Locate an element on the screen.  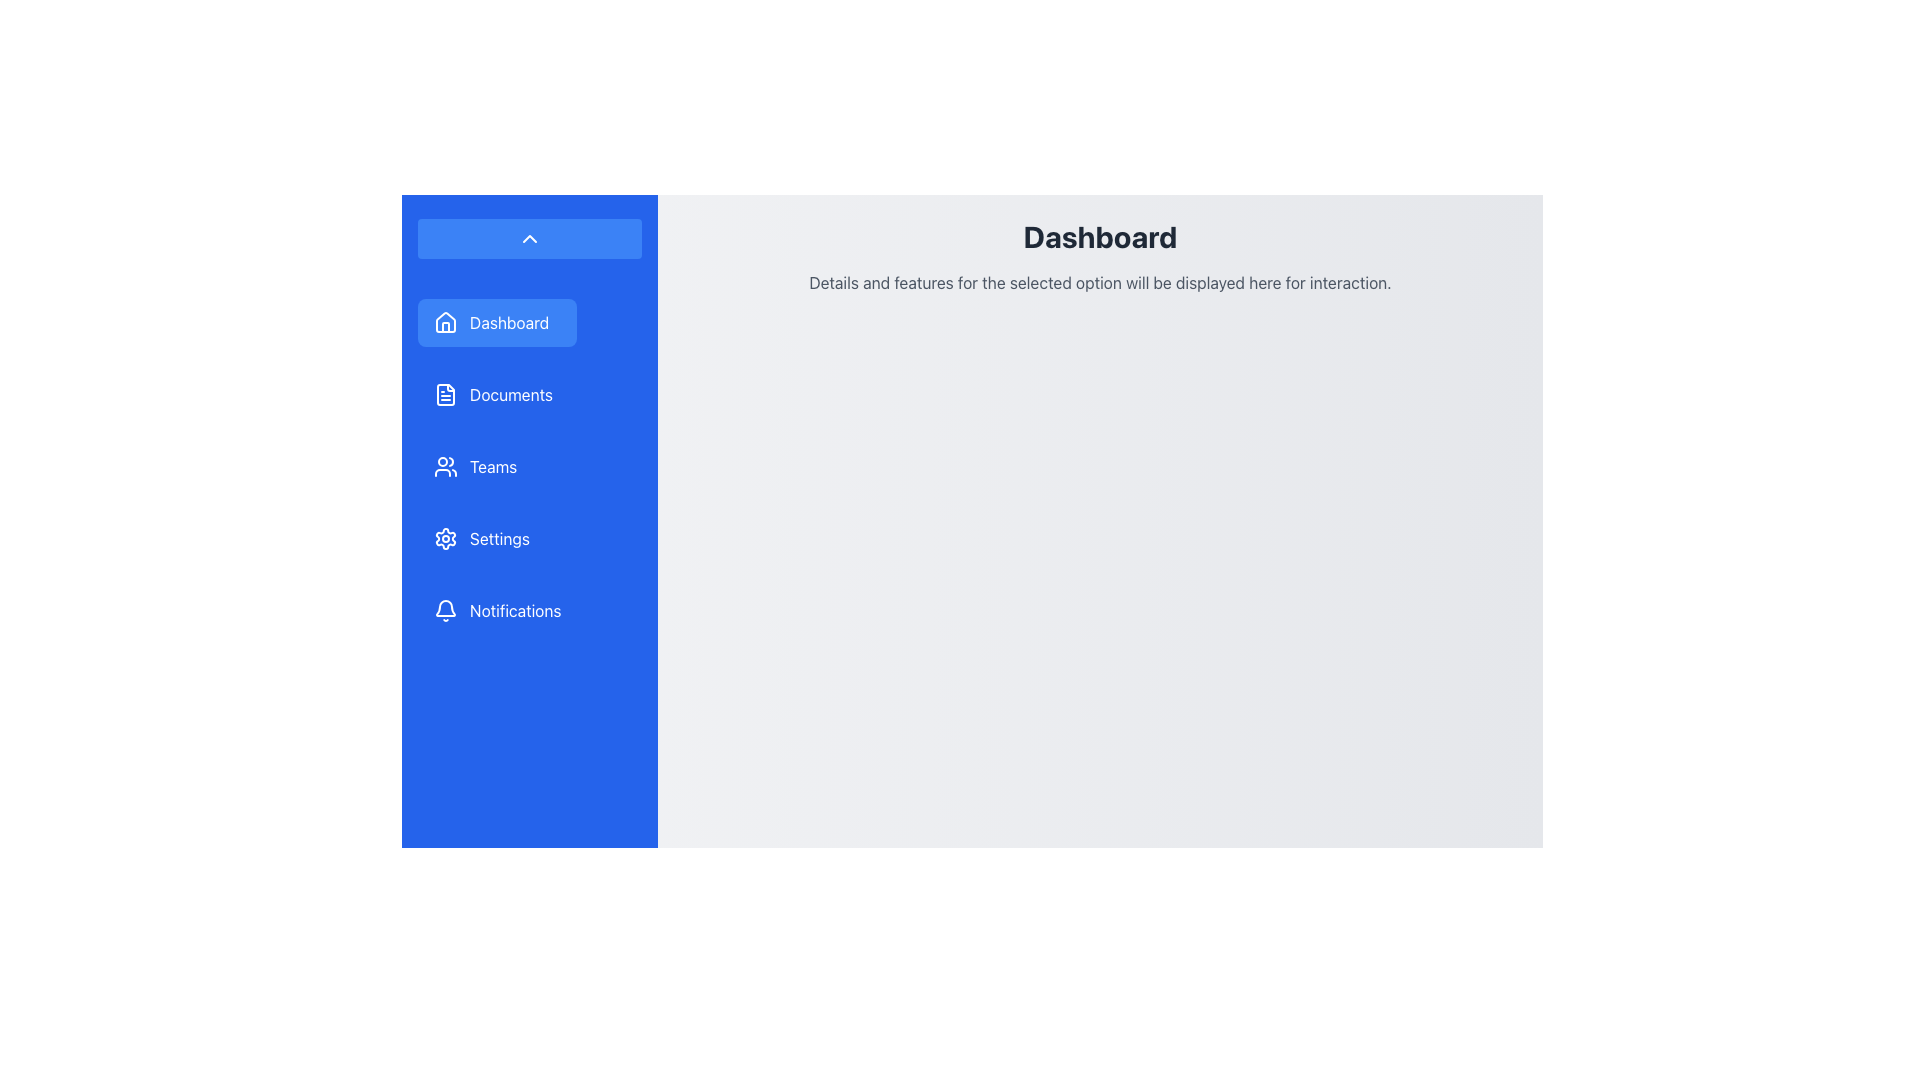
the document file icon located in the vertical navigation bar, positioned next to the text 'Documents' is located at coordinates (445, 394).